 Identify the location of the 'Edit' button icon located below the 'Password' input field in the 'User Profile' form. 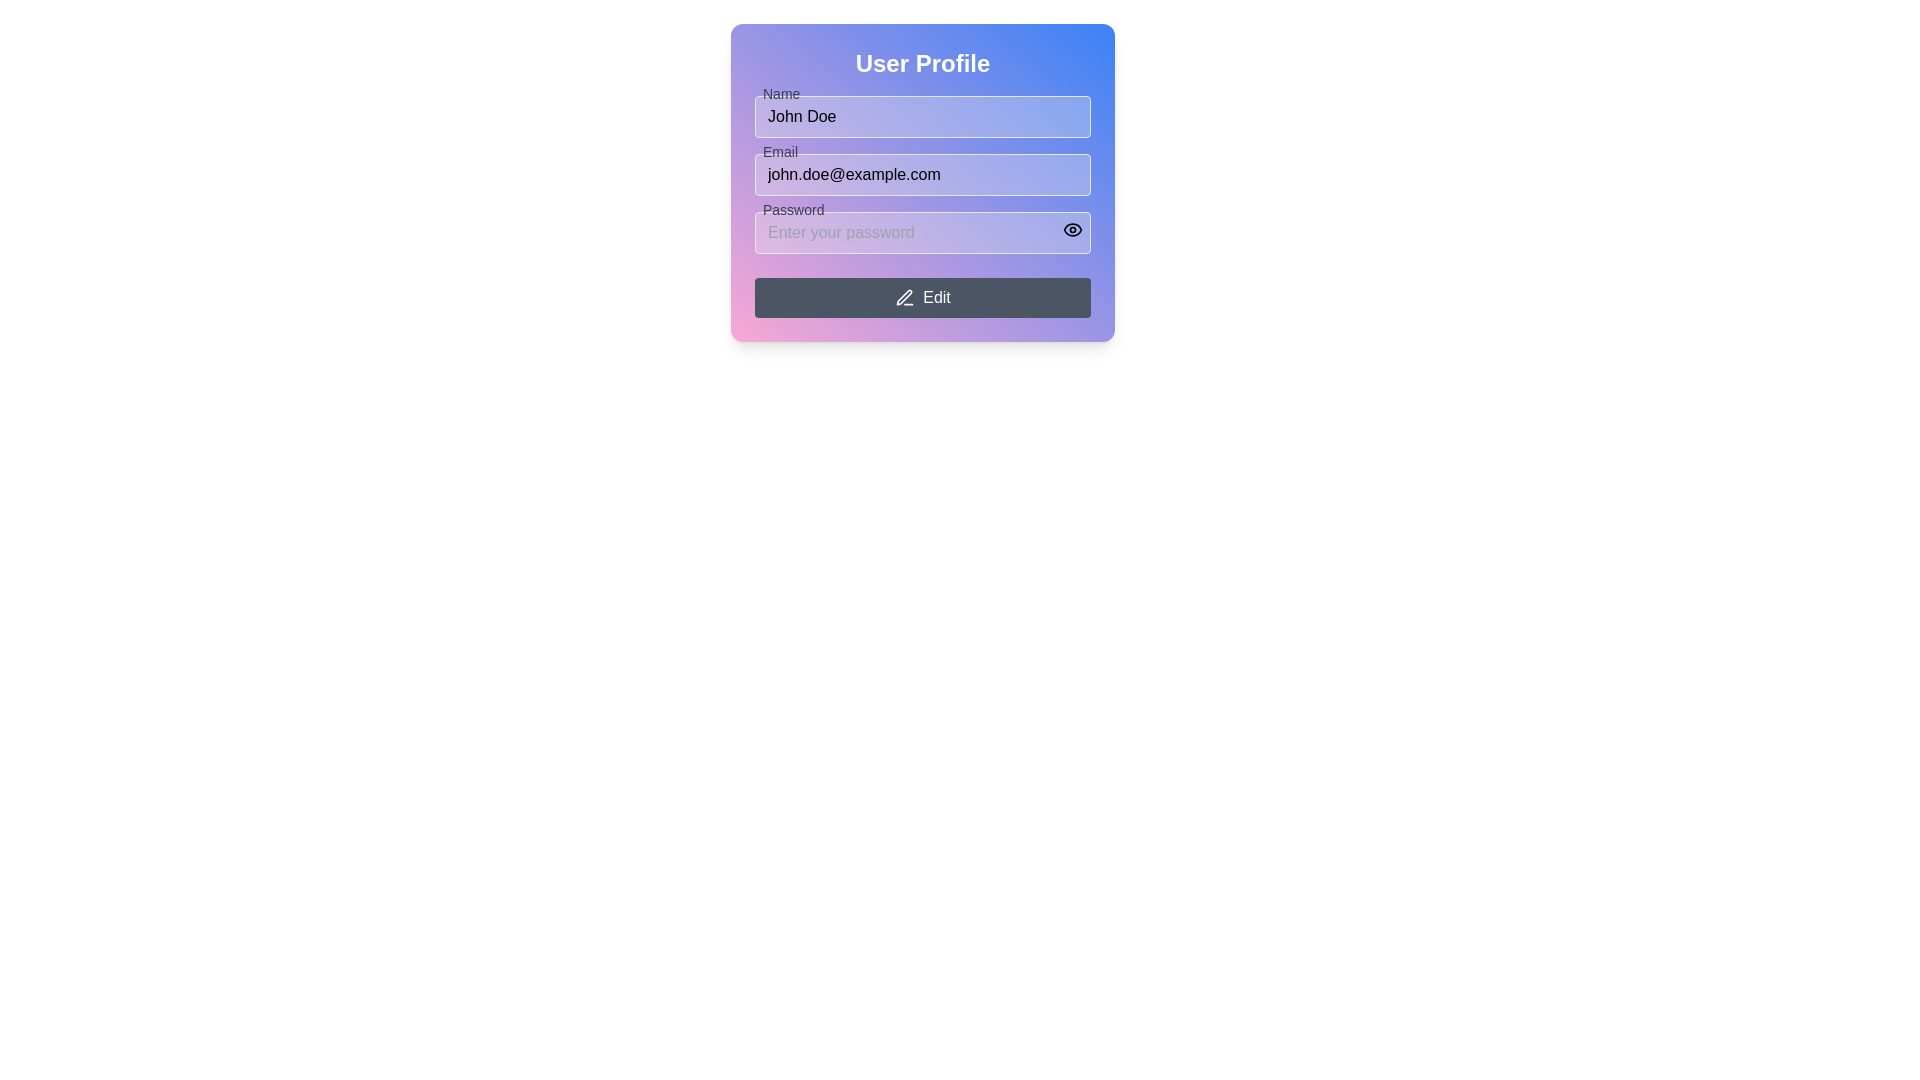
(904, 297).